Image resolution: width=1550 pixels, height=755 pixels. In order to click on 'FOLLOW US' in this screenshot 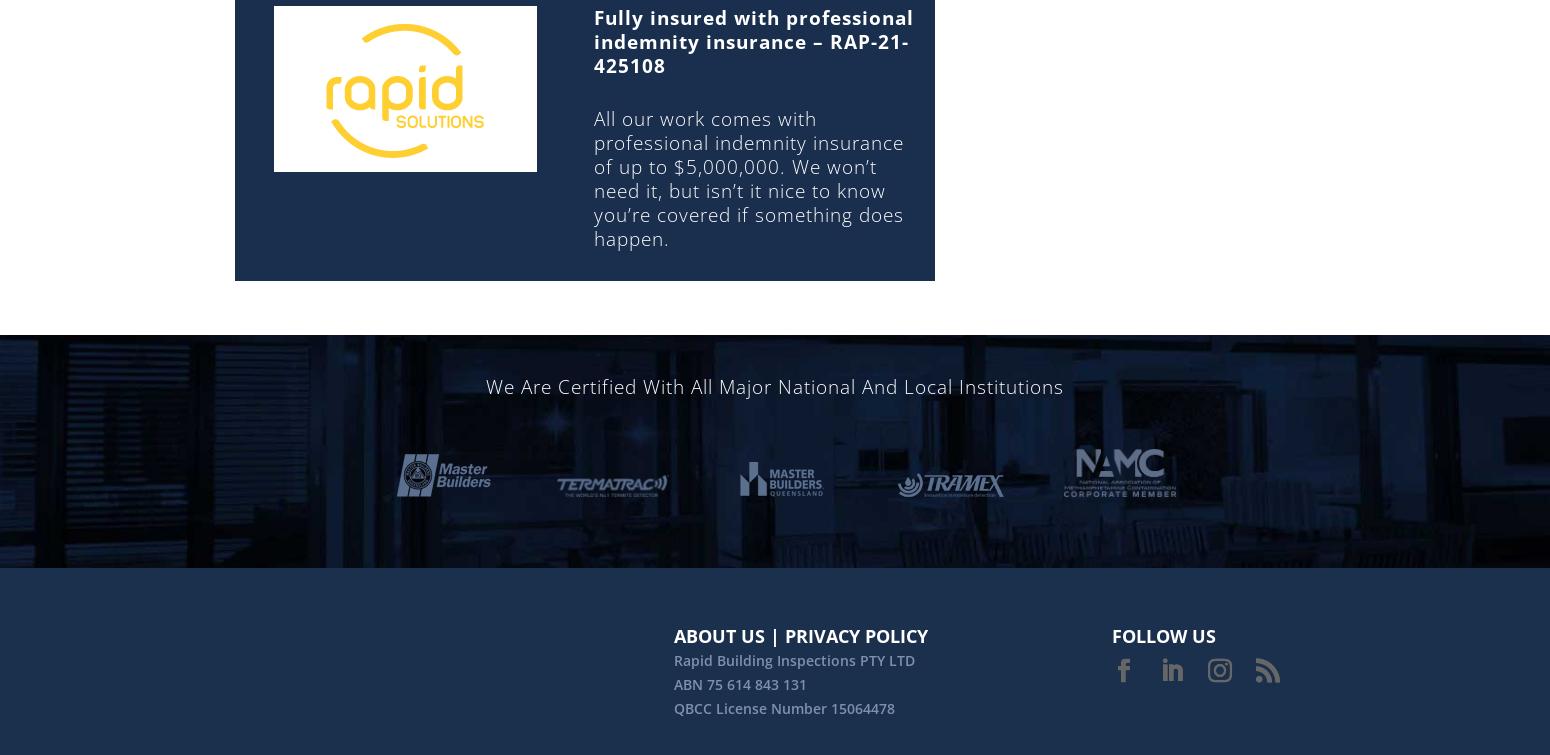, I will do `click(1164, 635)`.